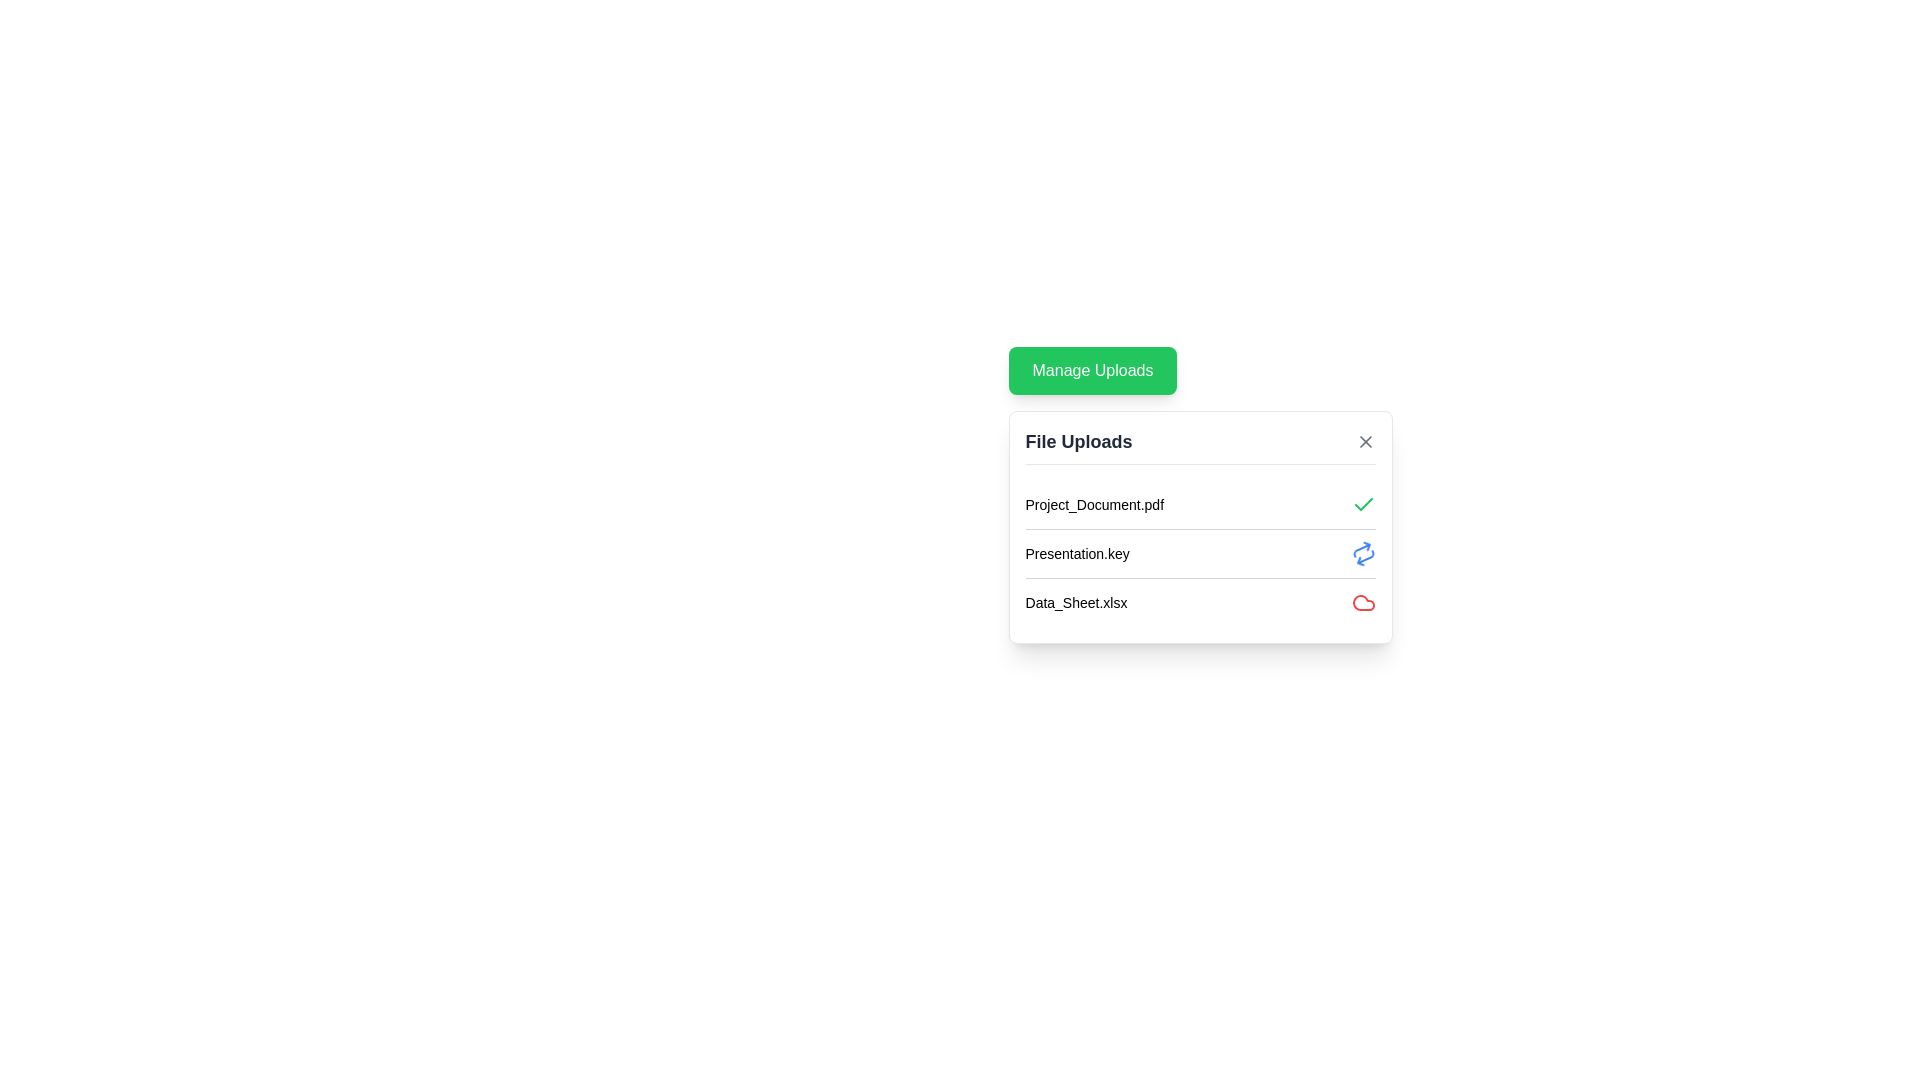  What do you see at coordinates (1362, 504) in the screenshot?
I see `the status of the green checkmark icon indicating the successful upload of 'Project_Document.pdf', positioned at the far right of the file listing row` at bounding box center [1362, 504].